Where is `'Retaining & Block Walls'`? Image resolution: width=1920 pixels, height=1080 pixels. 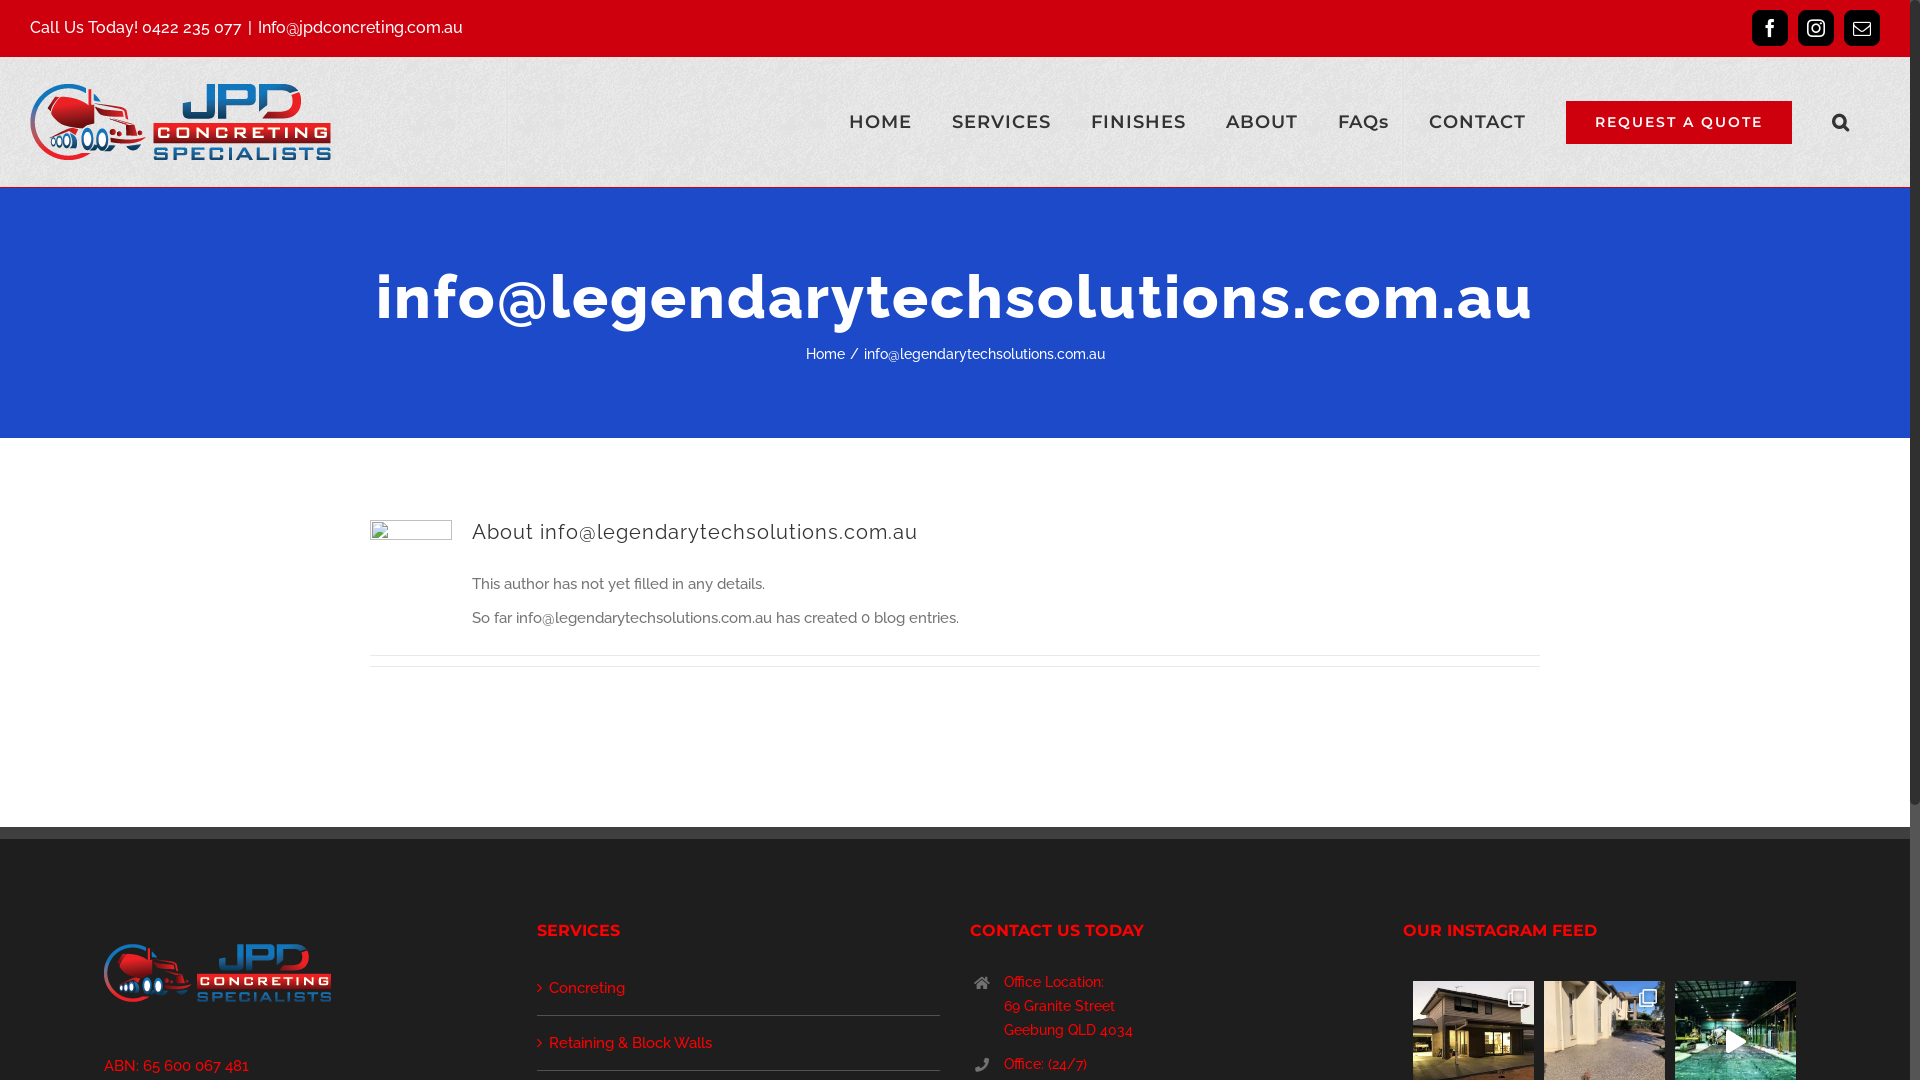 'Retaining & Block Walls' is located at coordinates (738, 1041).